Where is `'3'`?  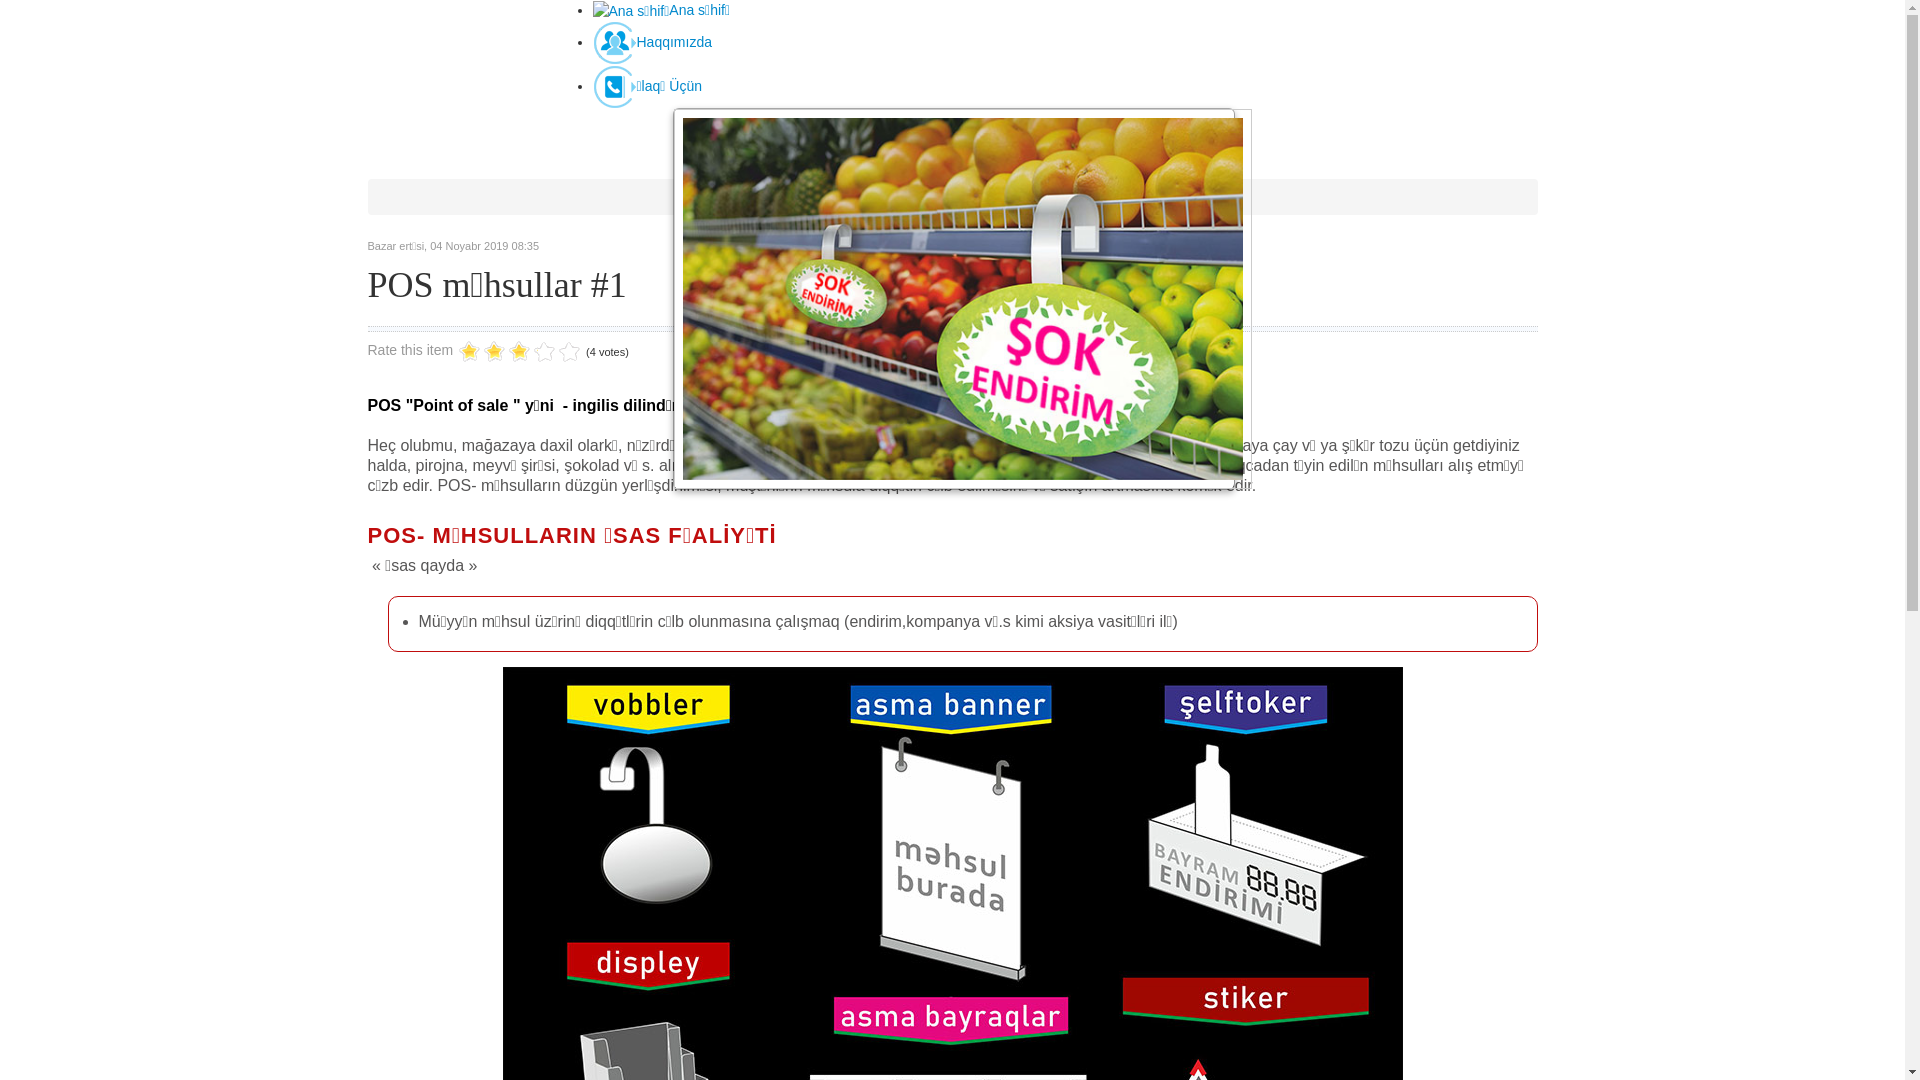
'3' is located at coordinates (494, 351).